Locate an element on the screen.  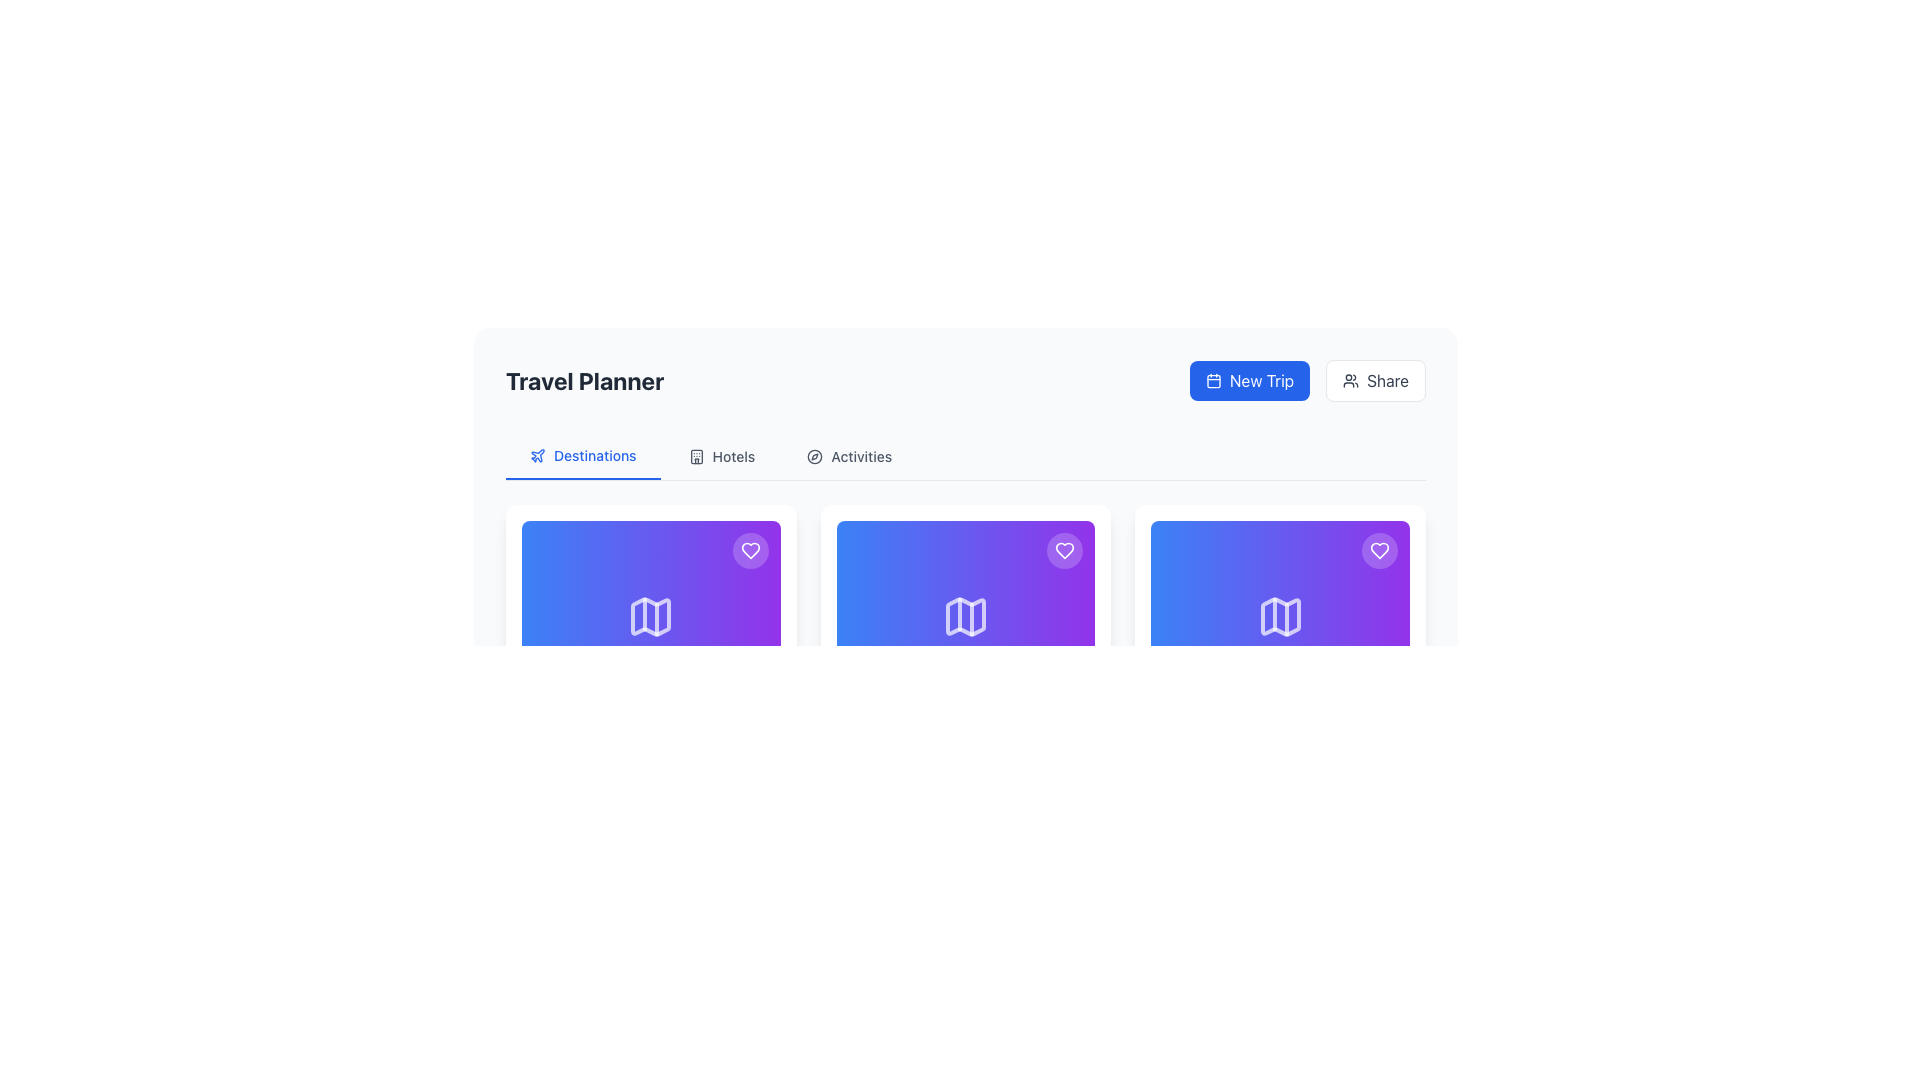
the hotel building icon in the horizontal navigation menu under the text 'Hotels', which is positioned second after 'Destinations' is located at coordinates (696, 456).